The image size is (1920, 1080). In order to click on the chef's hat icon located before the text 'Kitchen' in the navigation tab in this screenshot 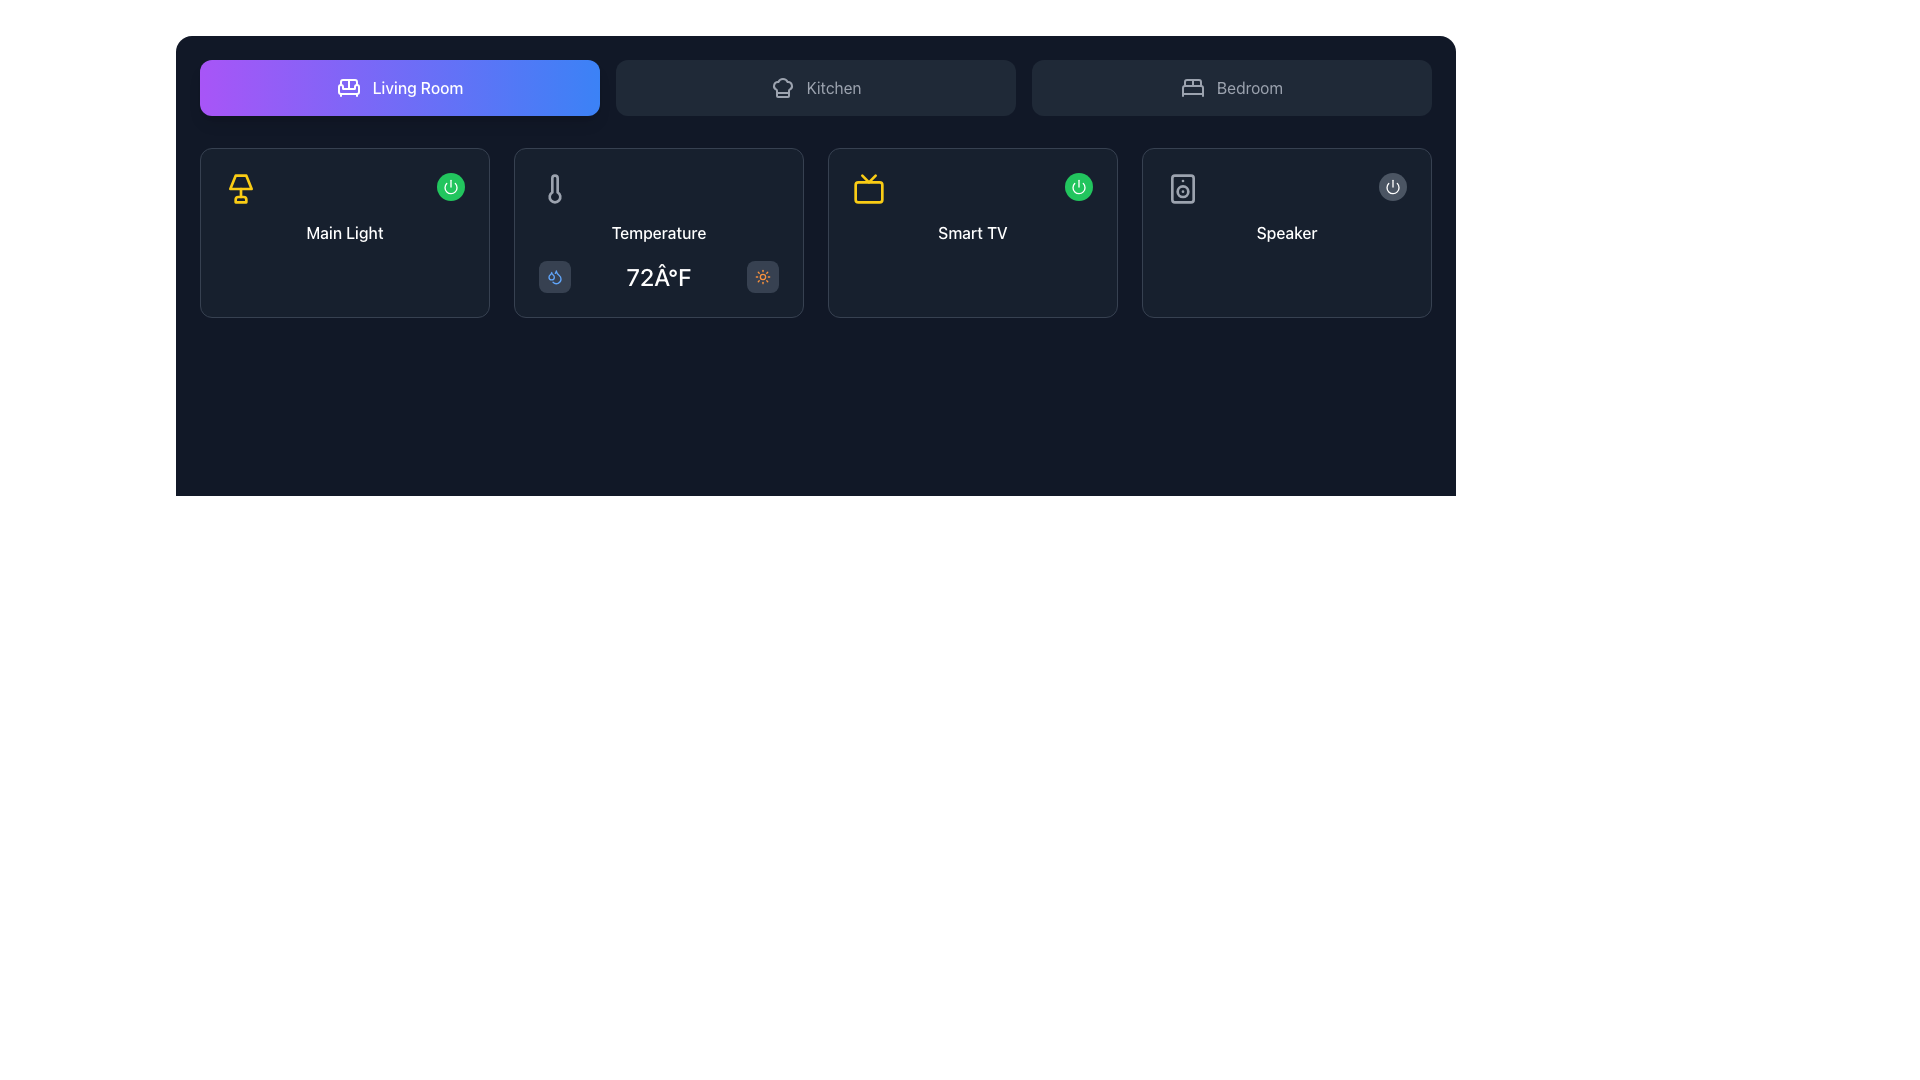, I will do `click(781, 87)`.